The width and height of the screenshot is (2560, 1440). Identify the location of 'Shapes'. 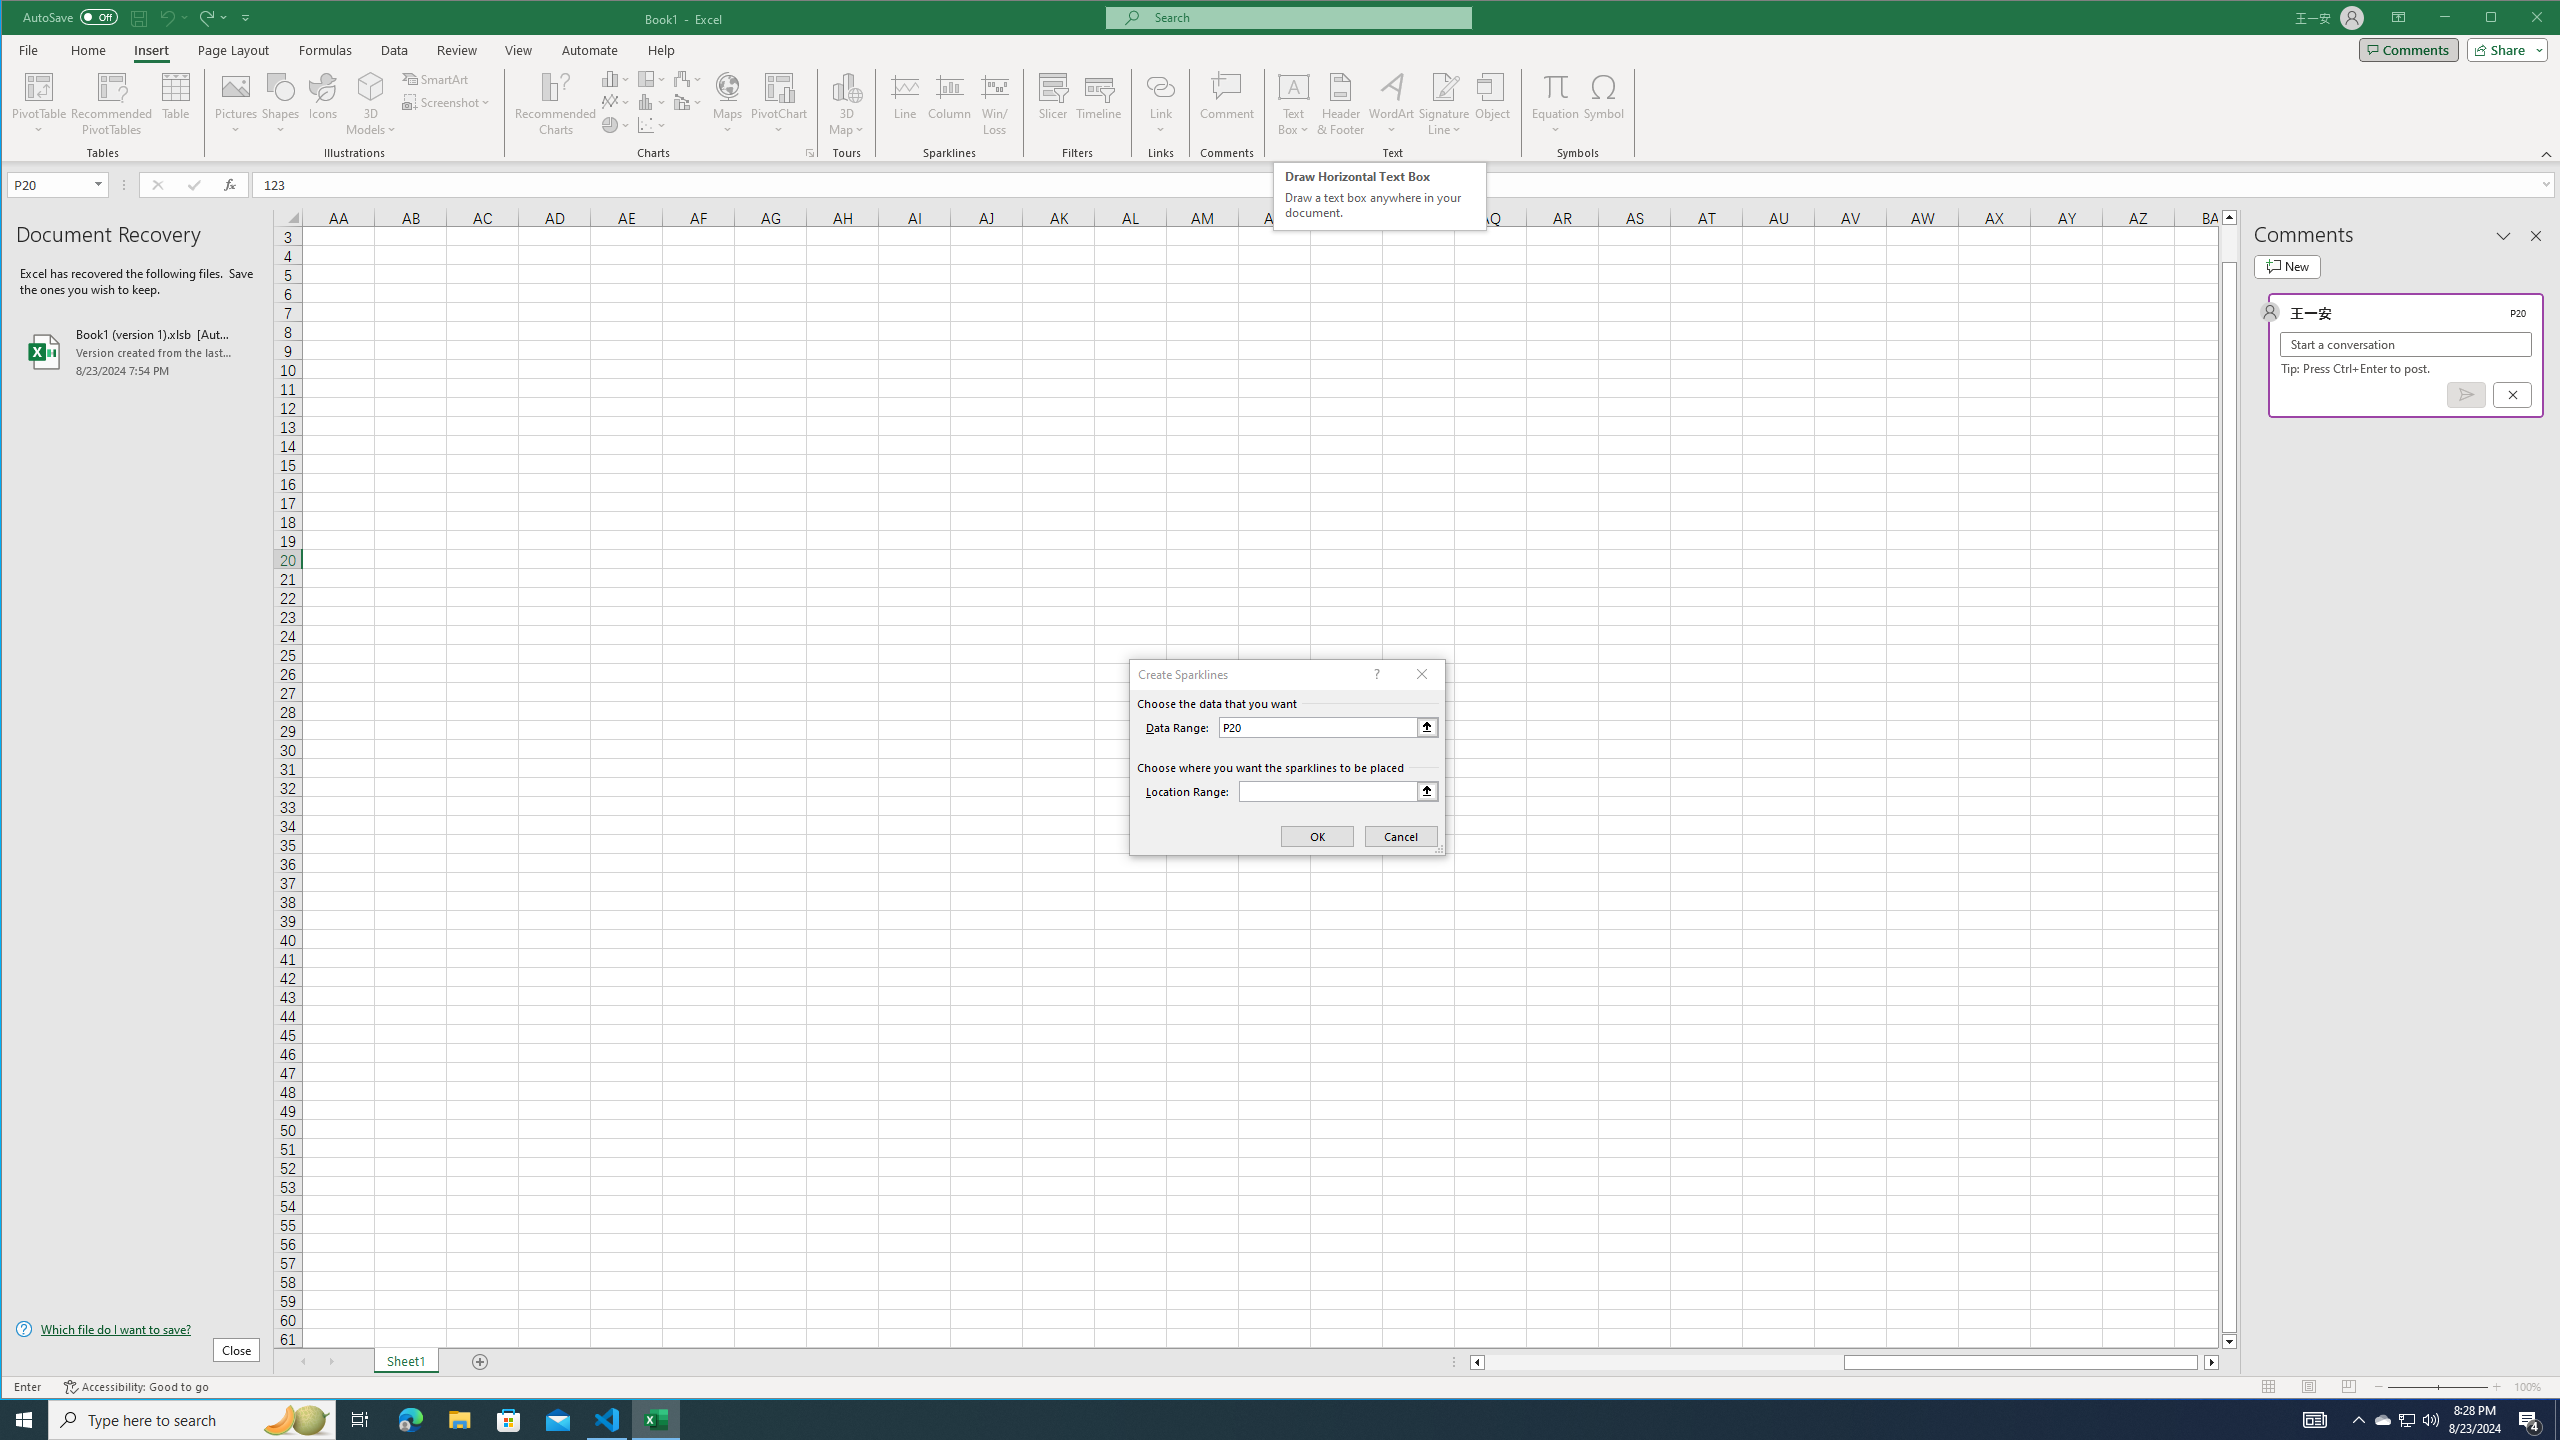
(281, 103).